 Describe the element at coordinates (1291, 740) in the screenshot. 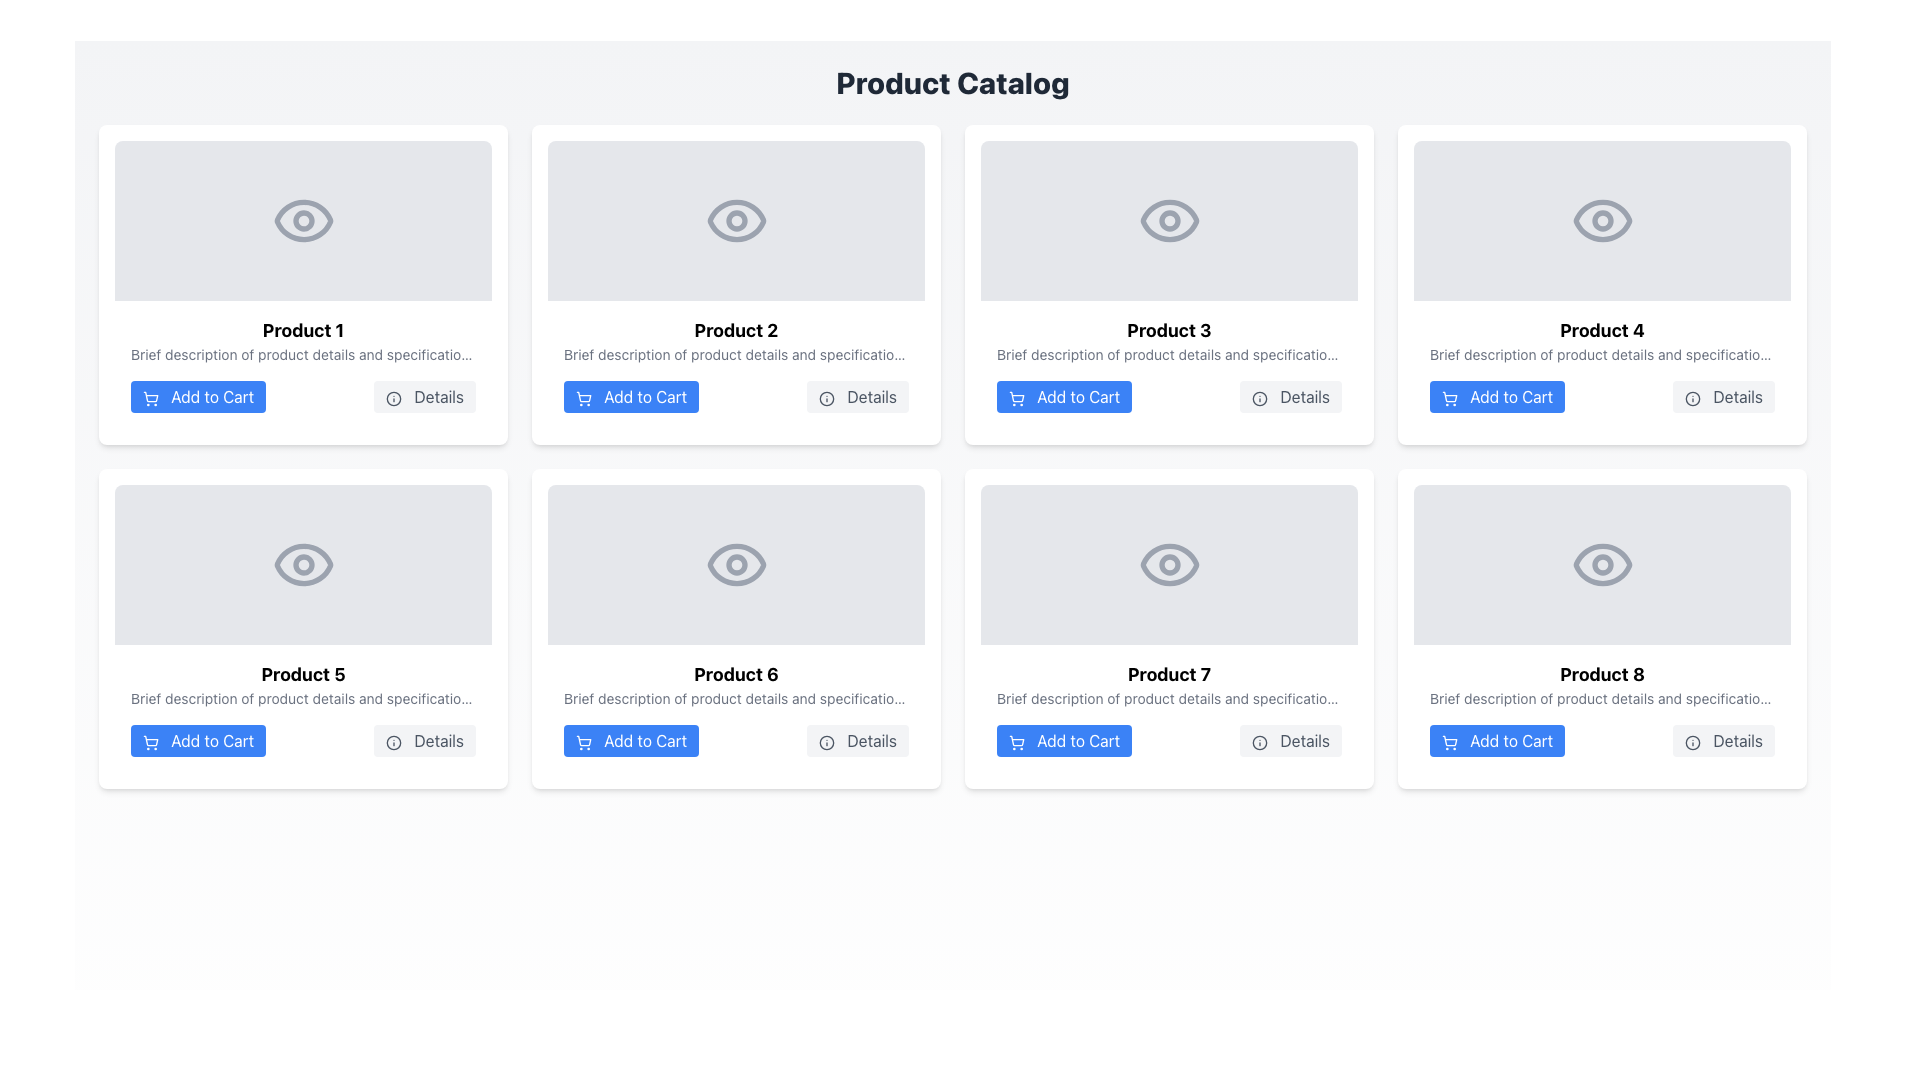

I see `the button that reveals additional details about 'Product 7', located at the bottom right of the product card in the second row, third column of the grid layout` at that location.